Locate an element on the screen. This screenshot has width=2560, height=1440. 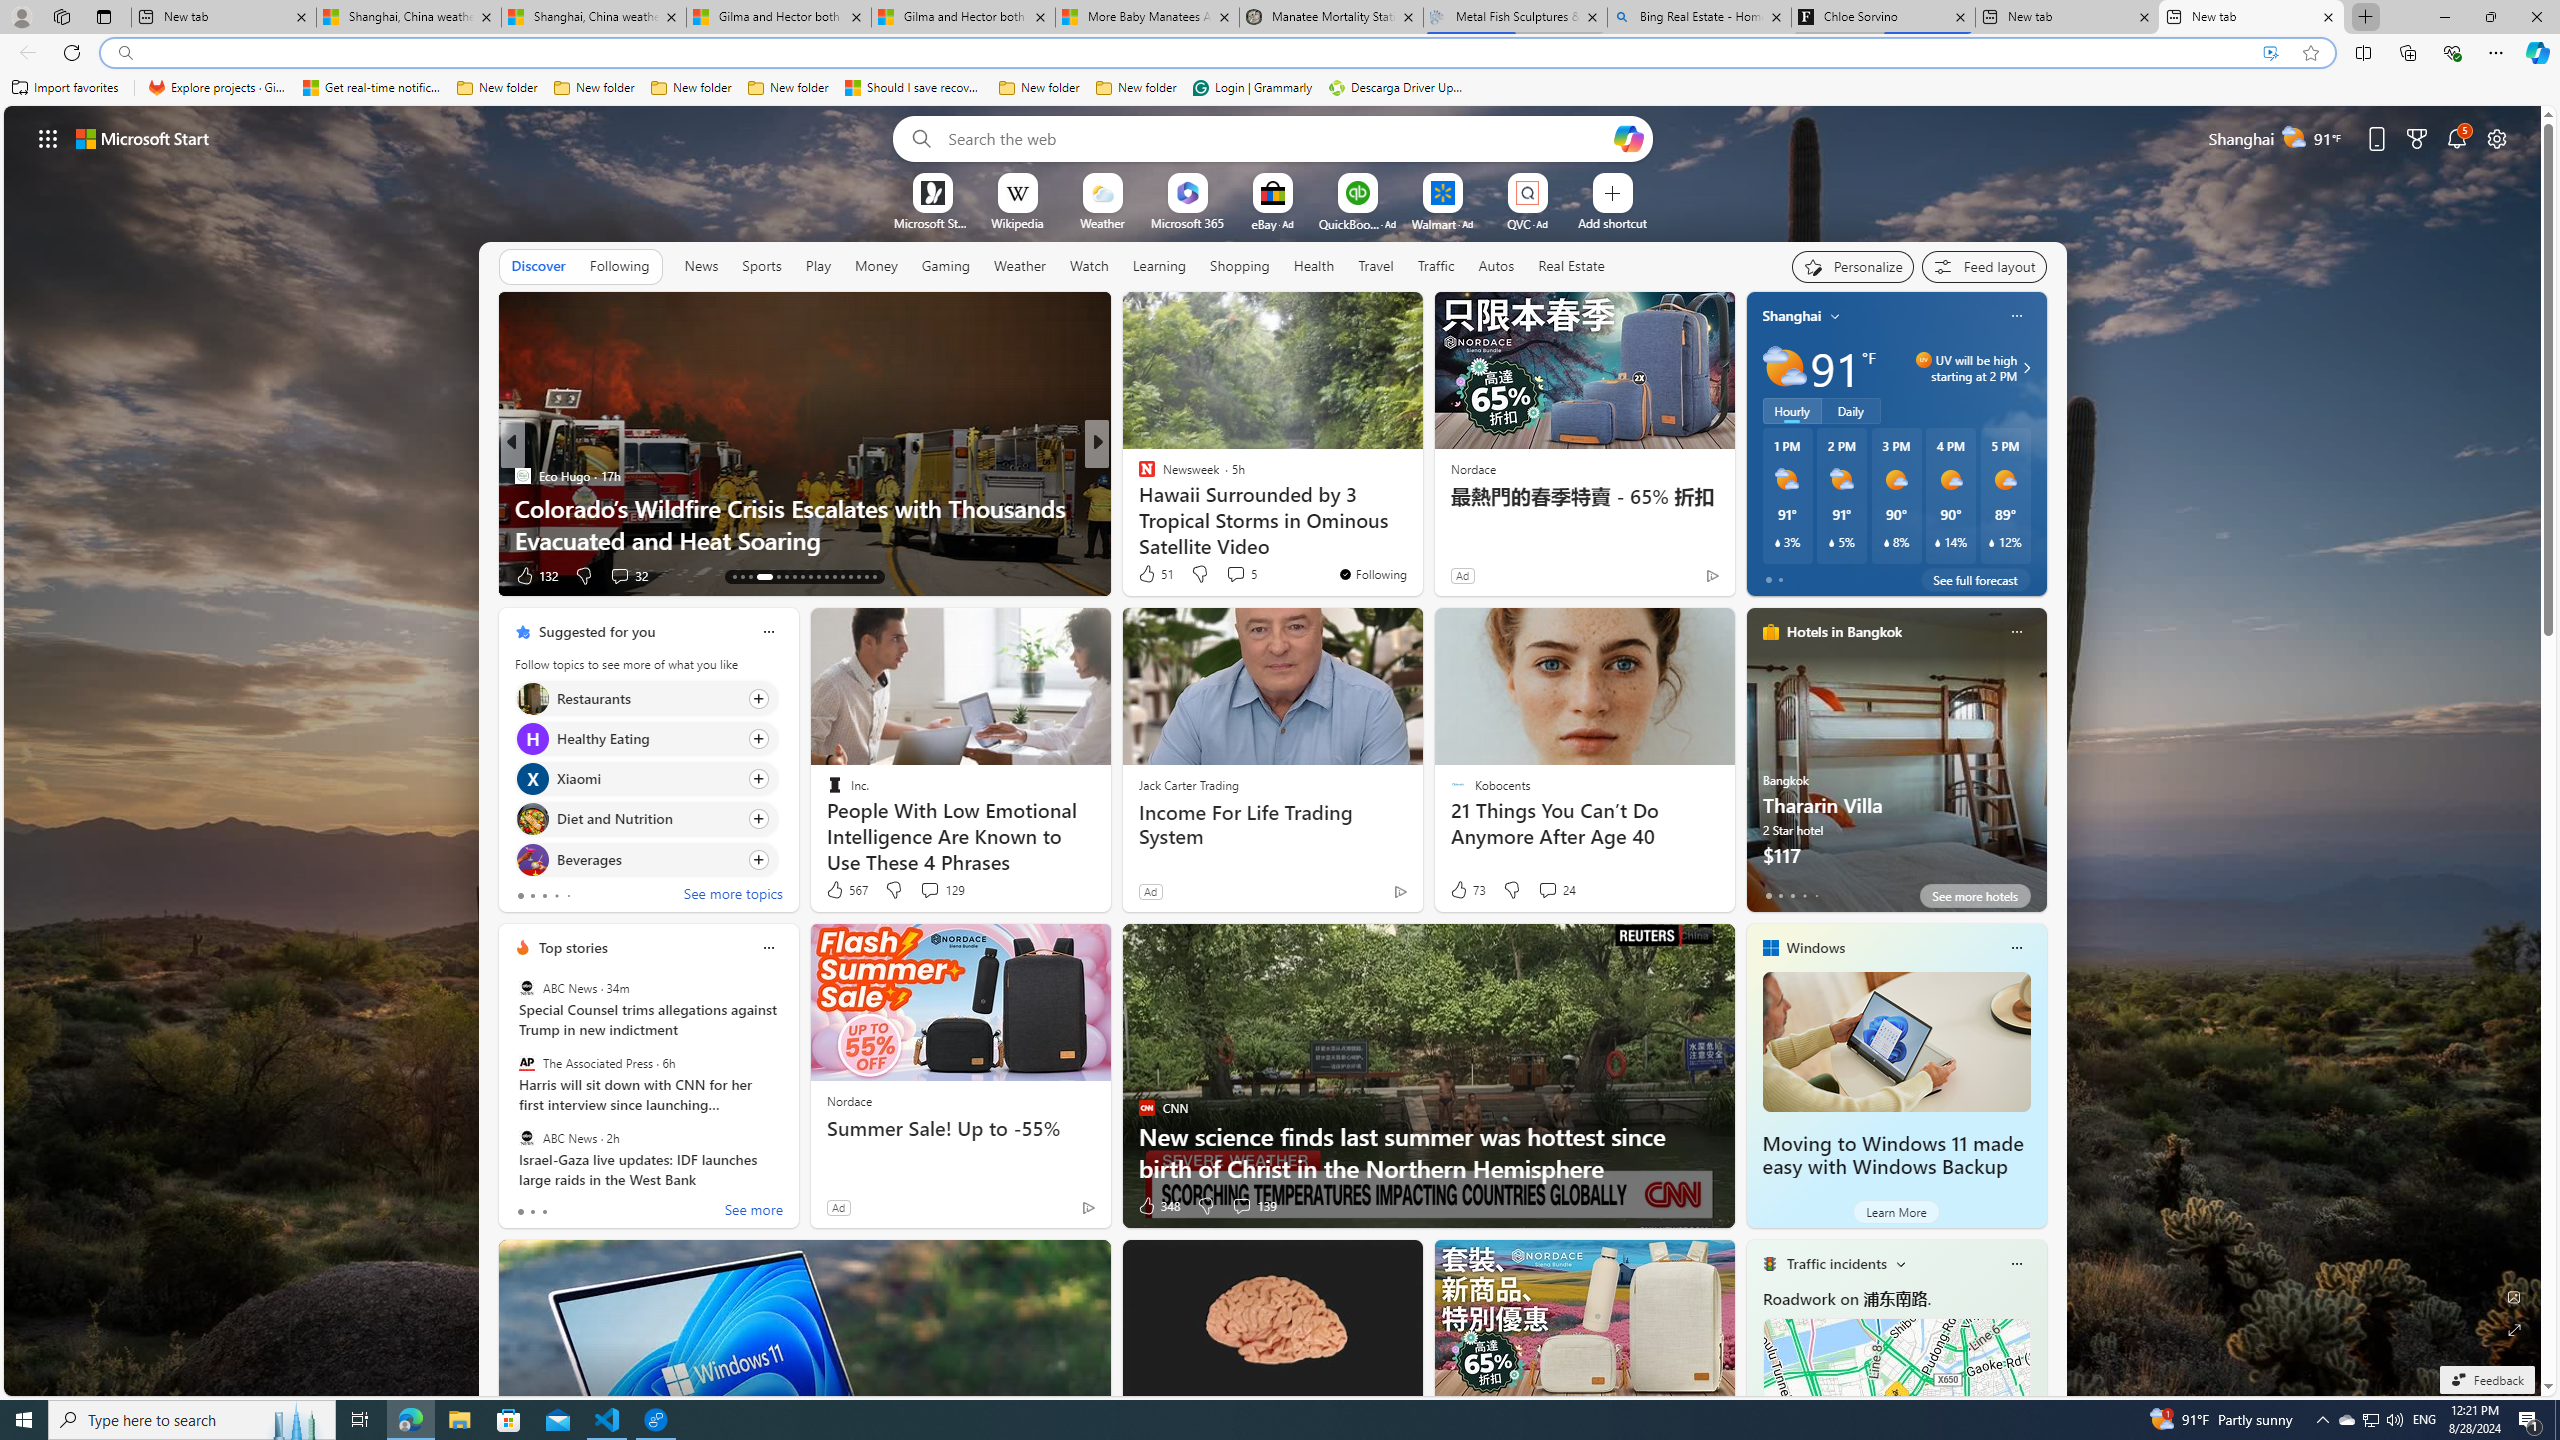
'Learning' is located at coordinates (1158, 265).